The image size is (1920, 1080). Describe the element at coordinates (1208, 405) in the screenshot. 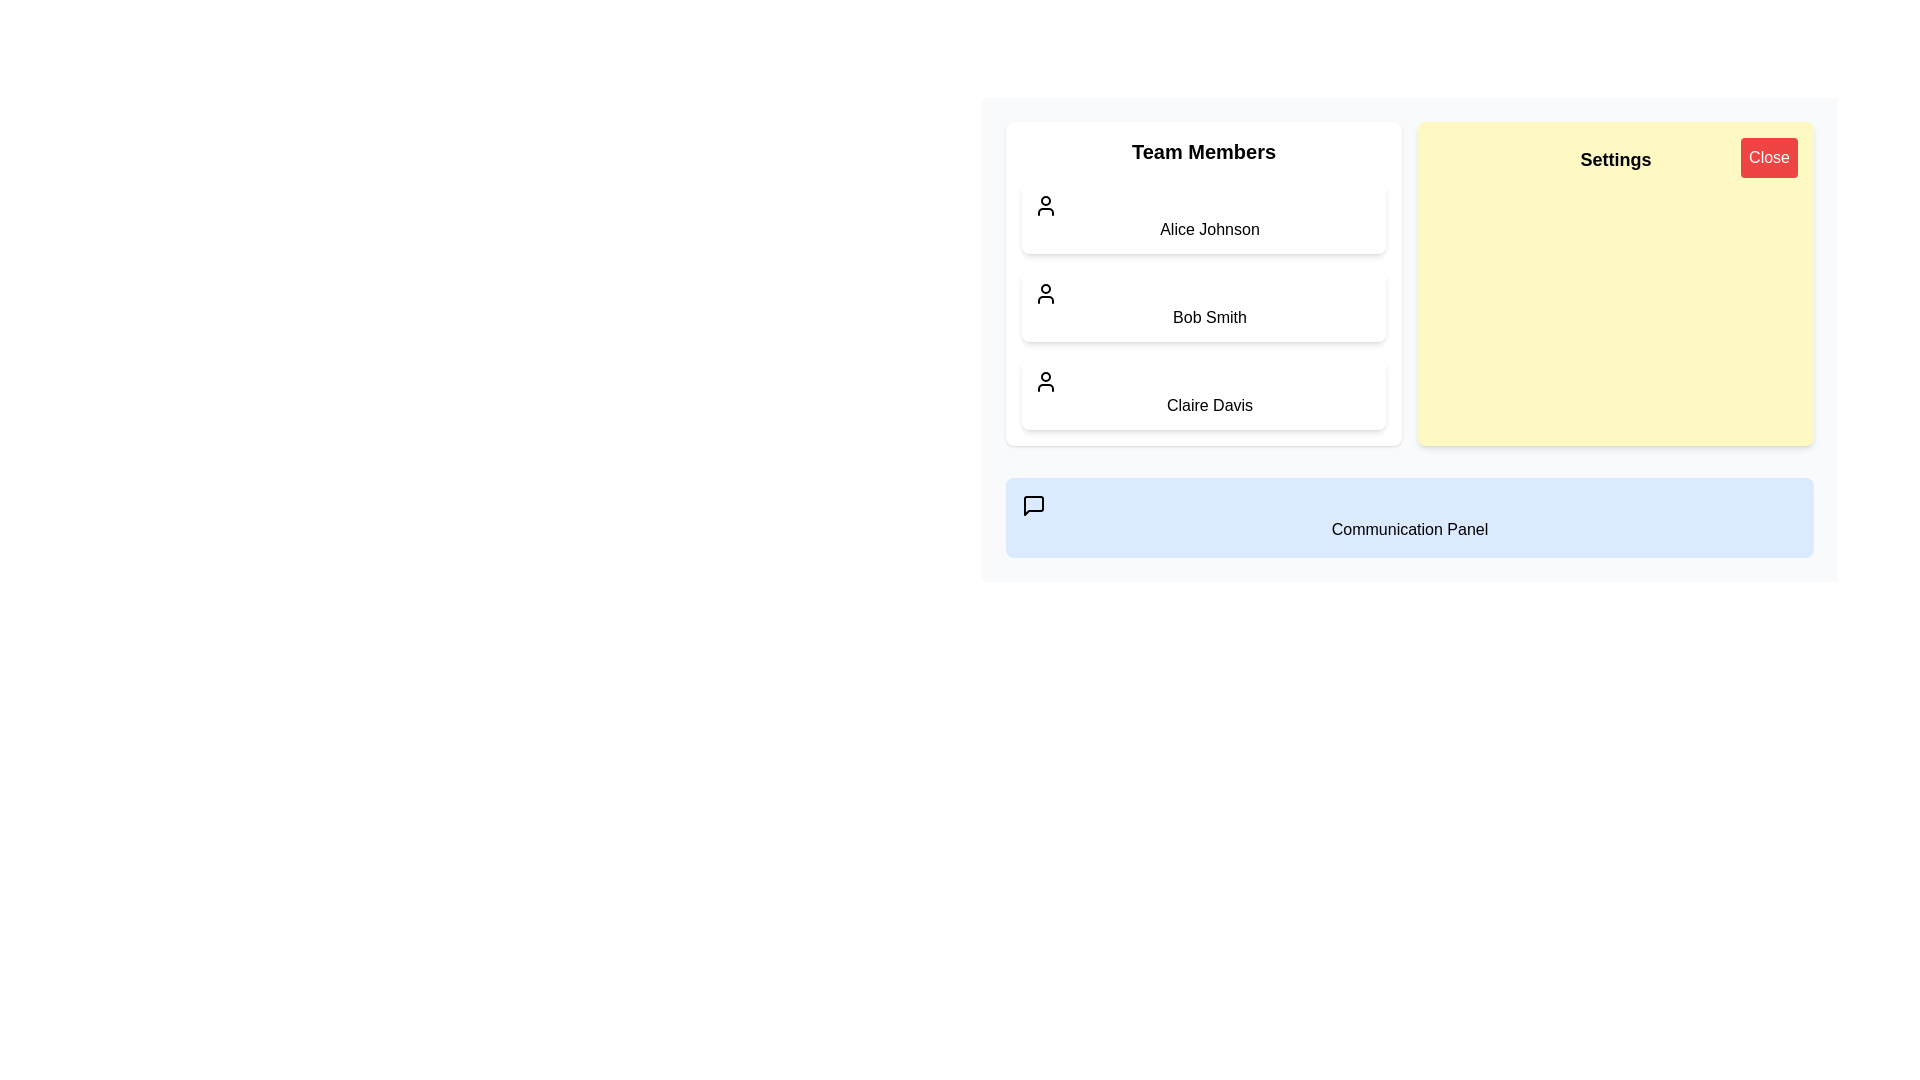

I see `the static text label that identifies the team member 'Claire Davis', which is located within the third rectangular panel of the team member list` at that location.